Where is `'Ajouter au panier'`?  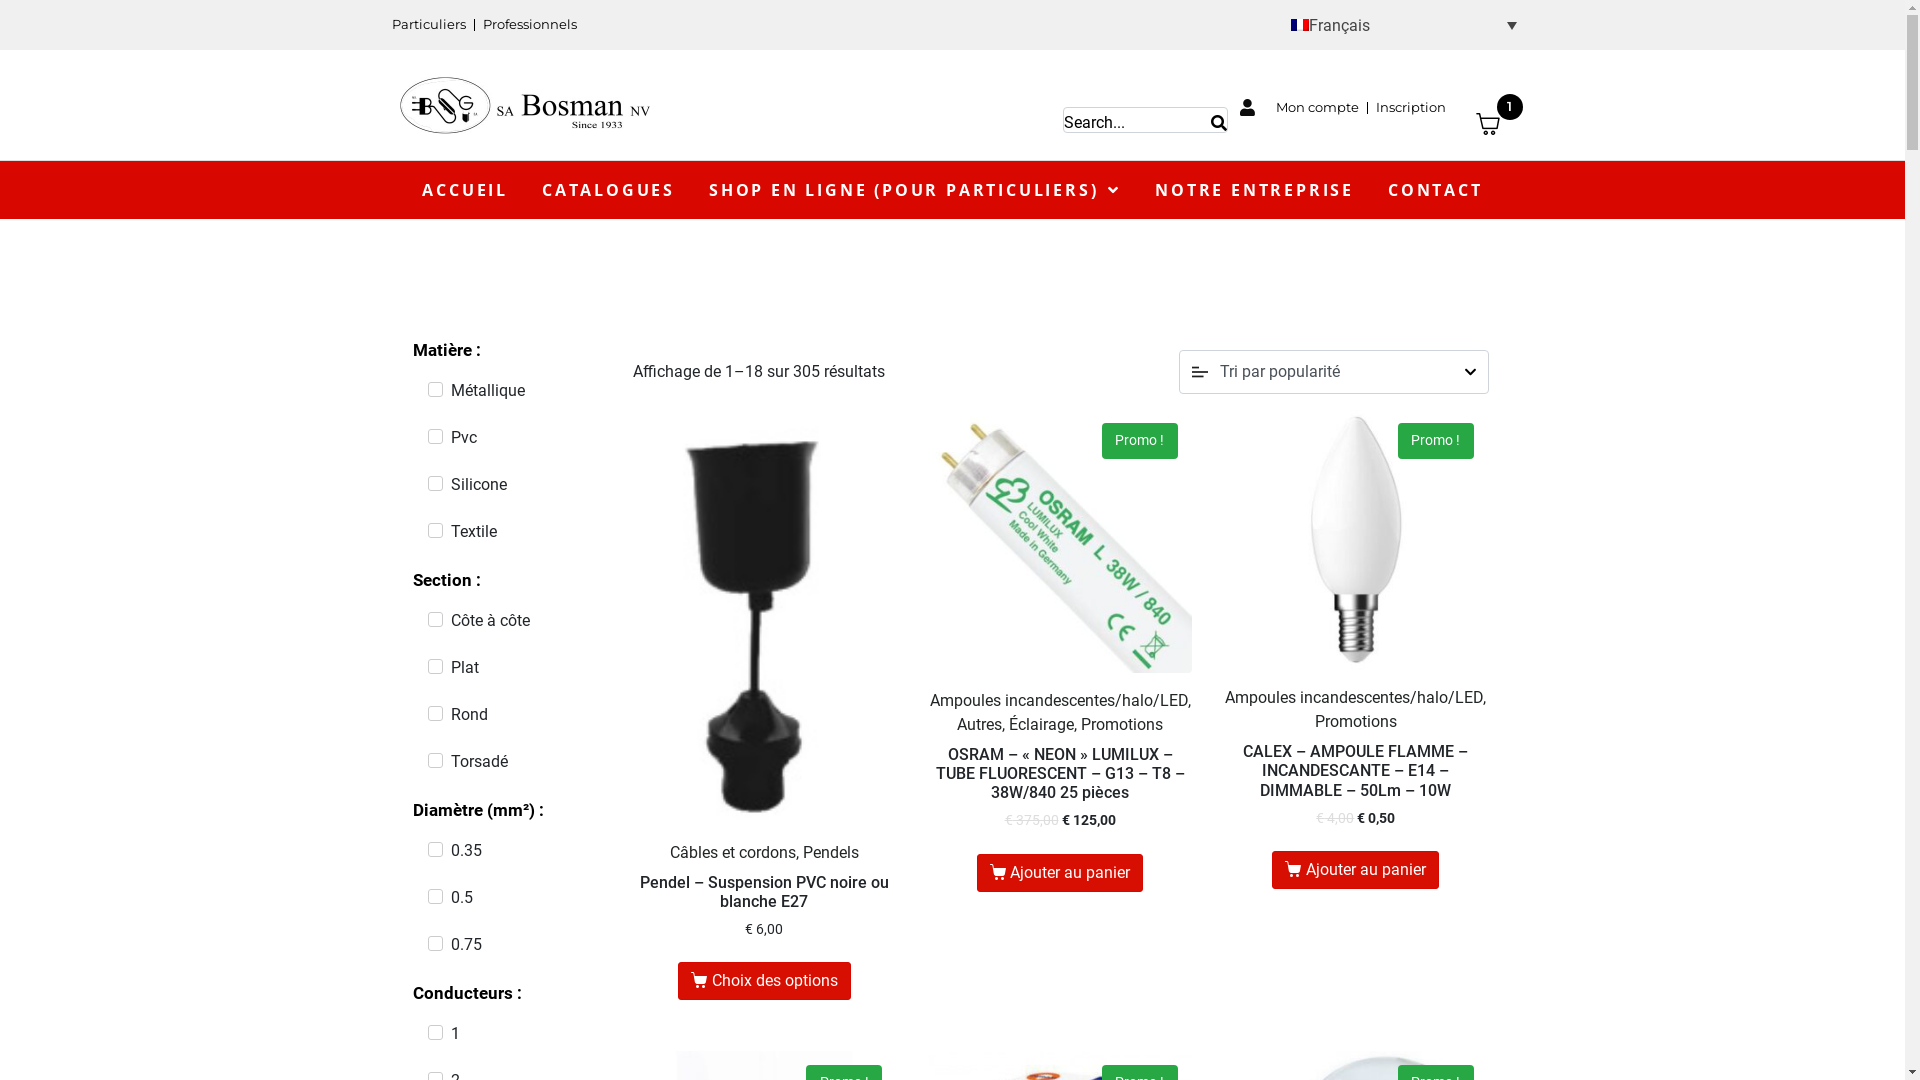
'Ajouter au panier' is located at coordinates (1059, 871).